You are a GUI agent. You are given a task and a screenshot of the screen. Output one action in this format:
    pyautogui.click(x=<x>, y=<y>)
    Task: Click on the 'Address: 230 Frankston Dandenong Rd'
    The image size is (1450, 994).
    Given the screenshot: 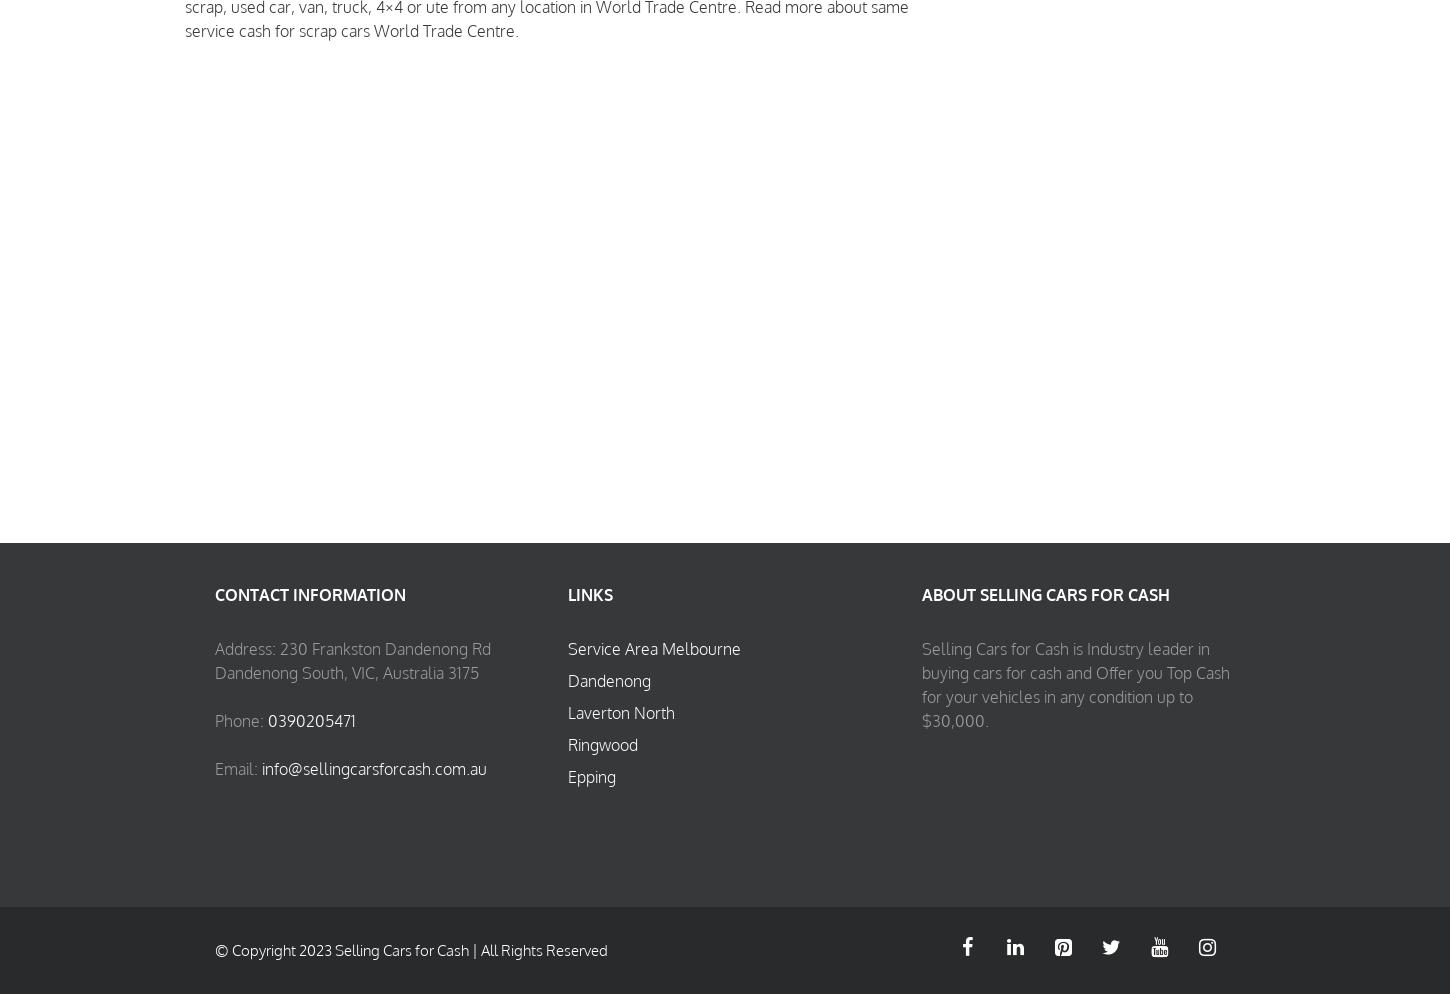 What is the action you would take?
    pyautogui.click(x=214, y=648)
    